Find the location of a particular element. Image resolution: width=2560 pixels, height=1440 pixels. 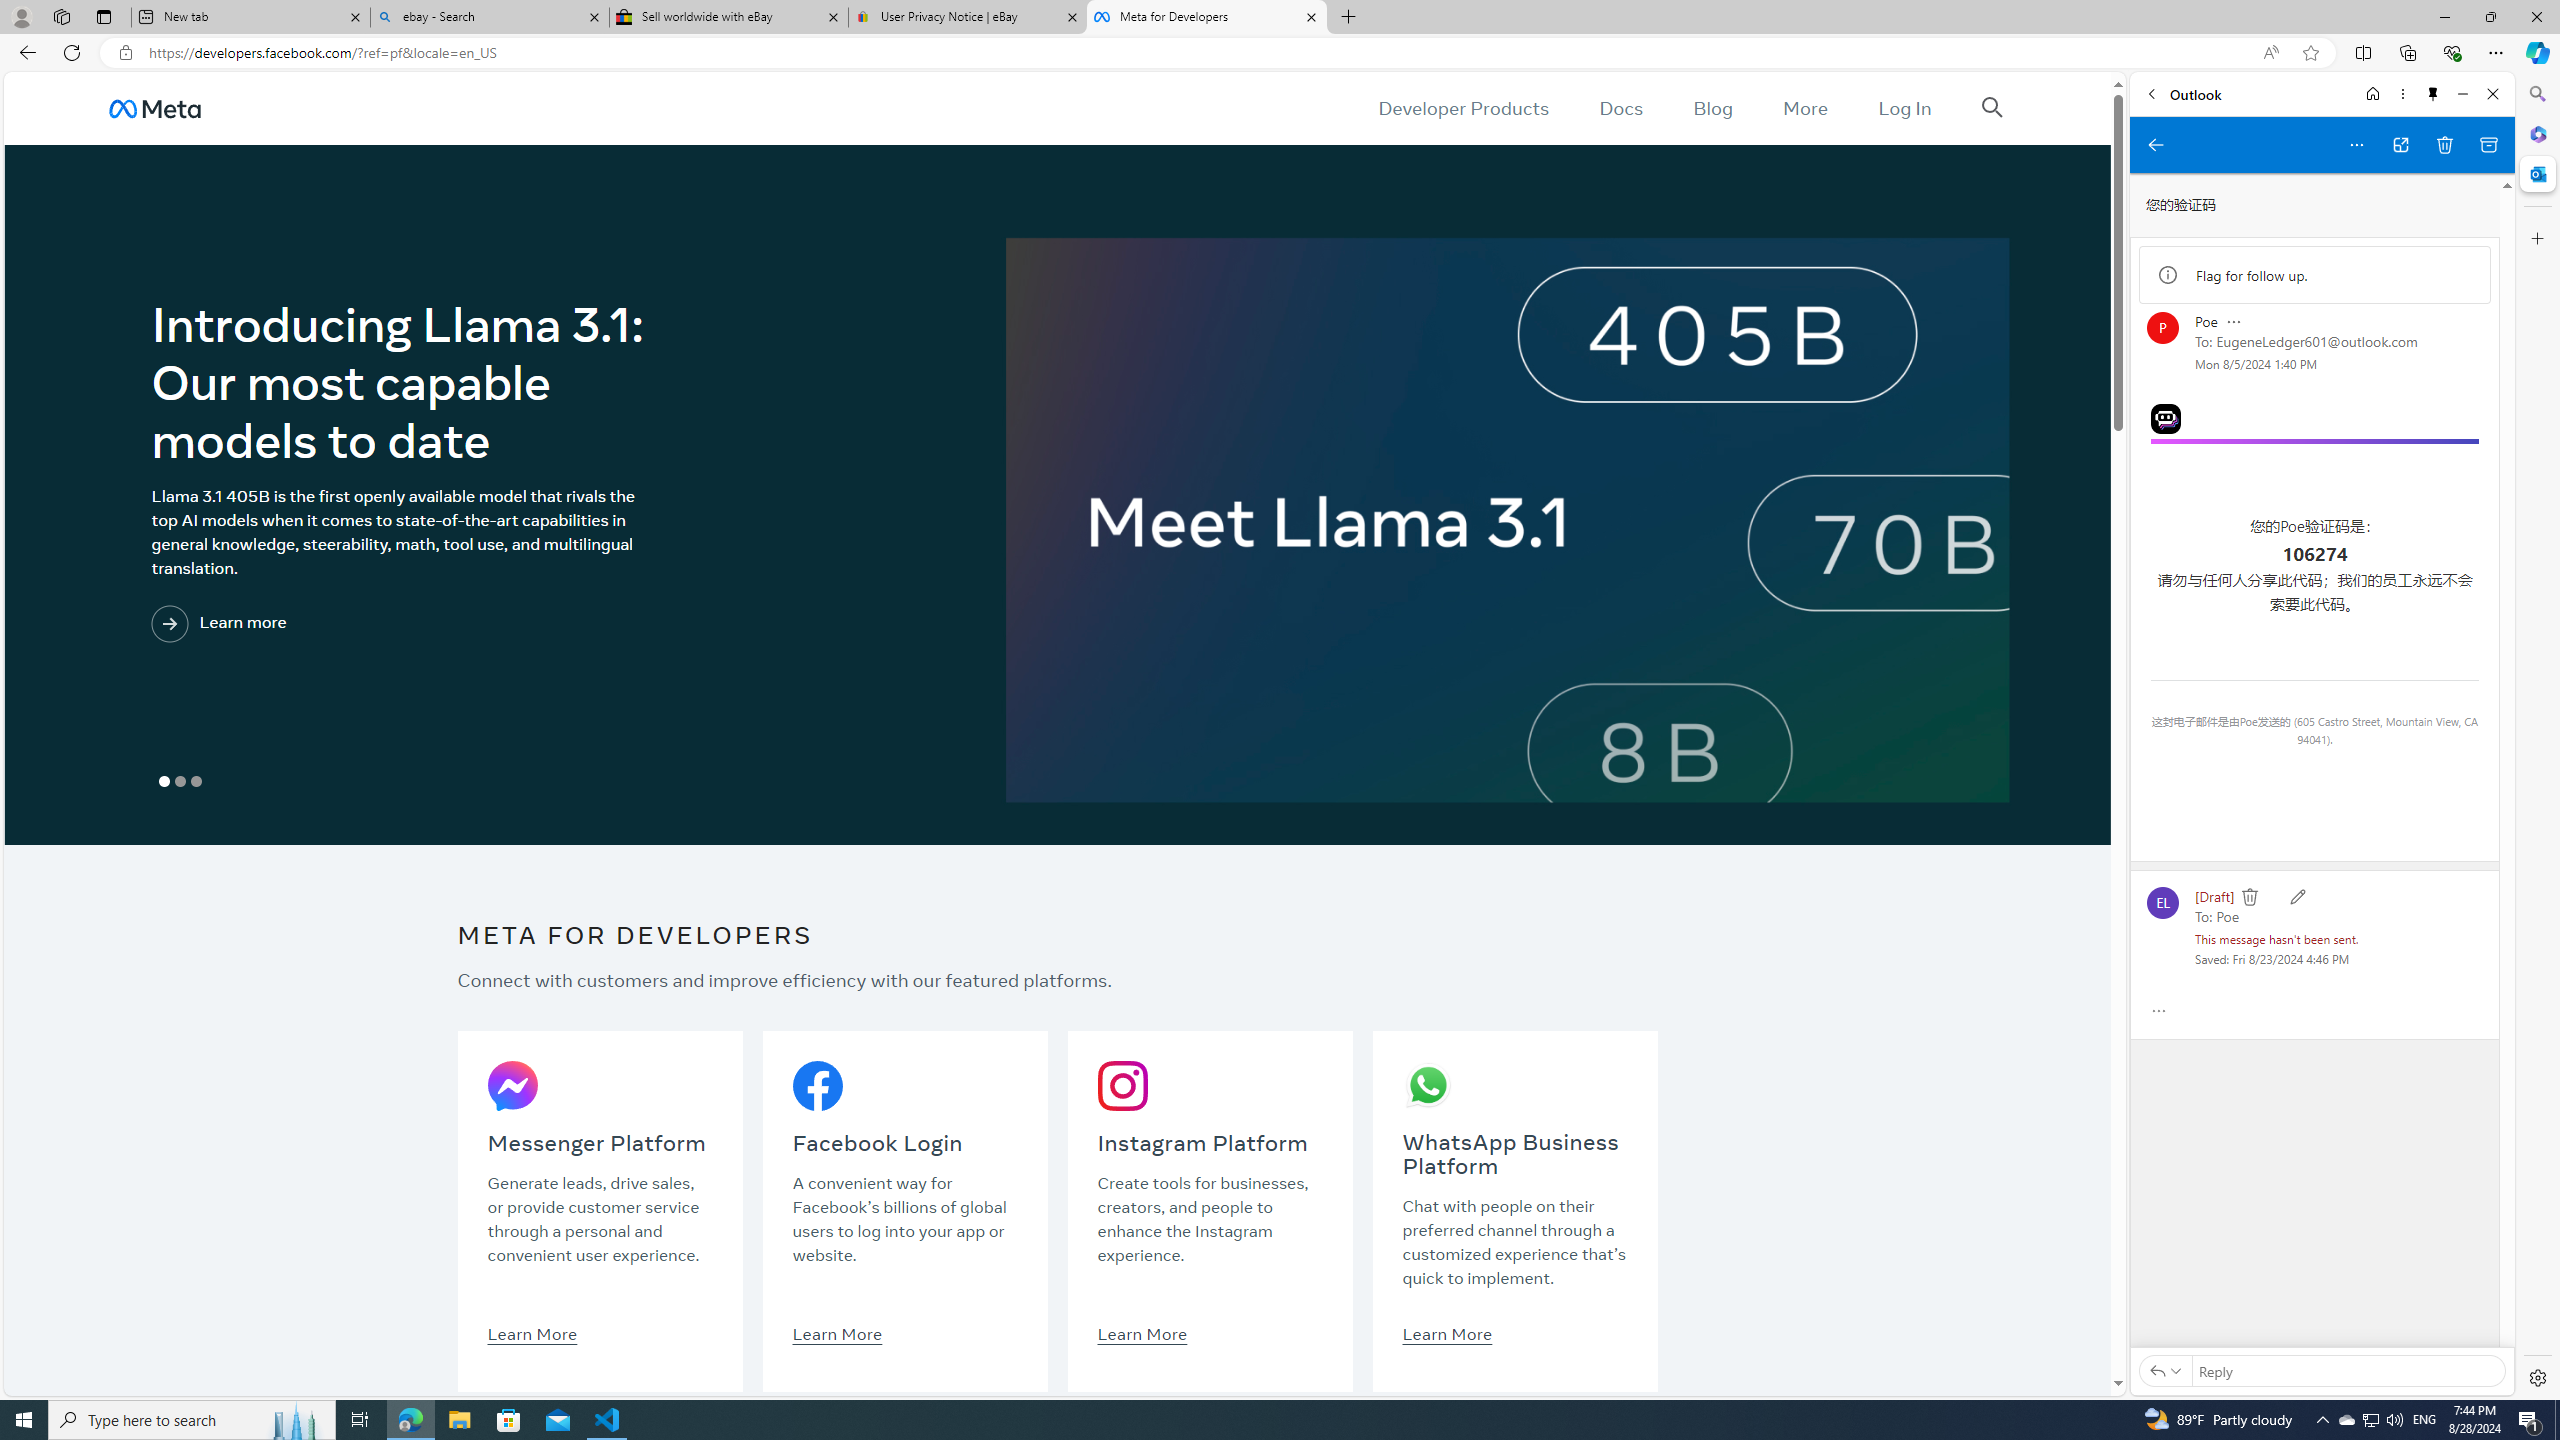

'Customize' is located at coordinates (2535, 237).